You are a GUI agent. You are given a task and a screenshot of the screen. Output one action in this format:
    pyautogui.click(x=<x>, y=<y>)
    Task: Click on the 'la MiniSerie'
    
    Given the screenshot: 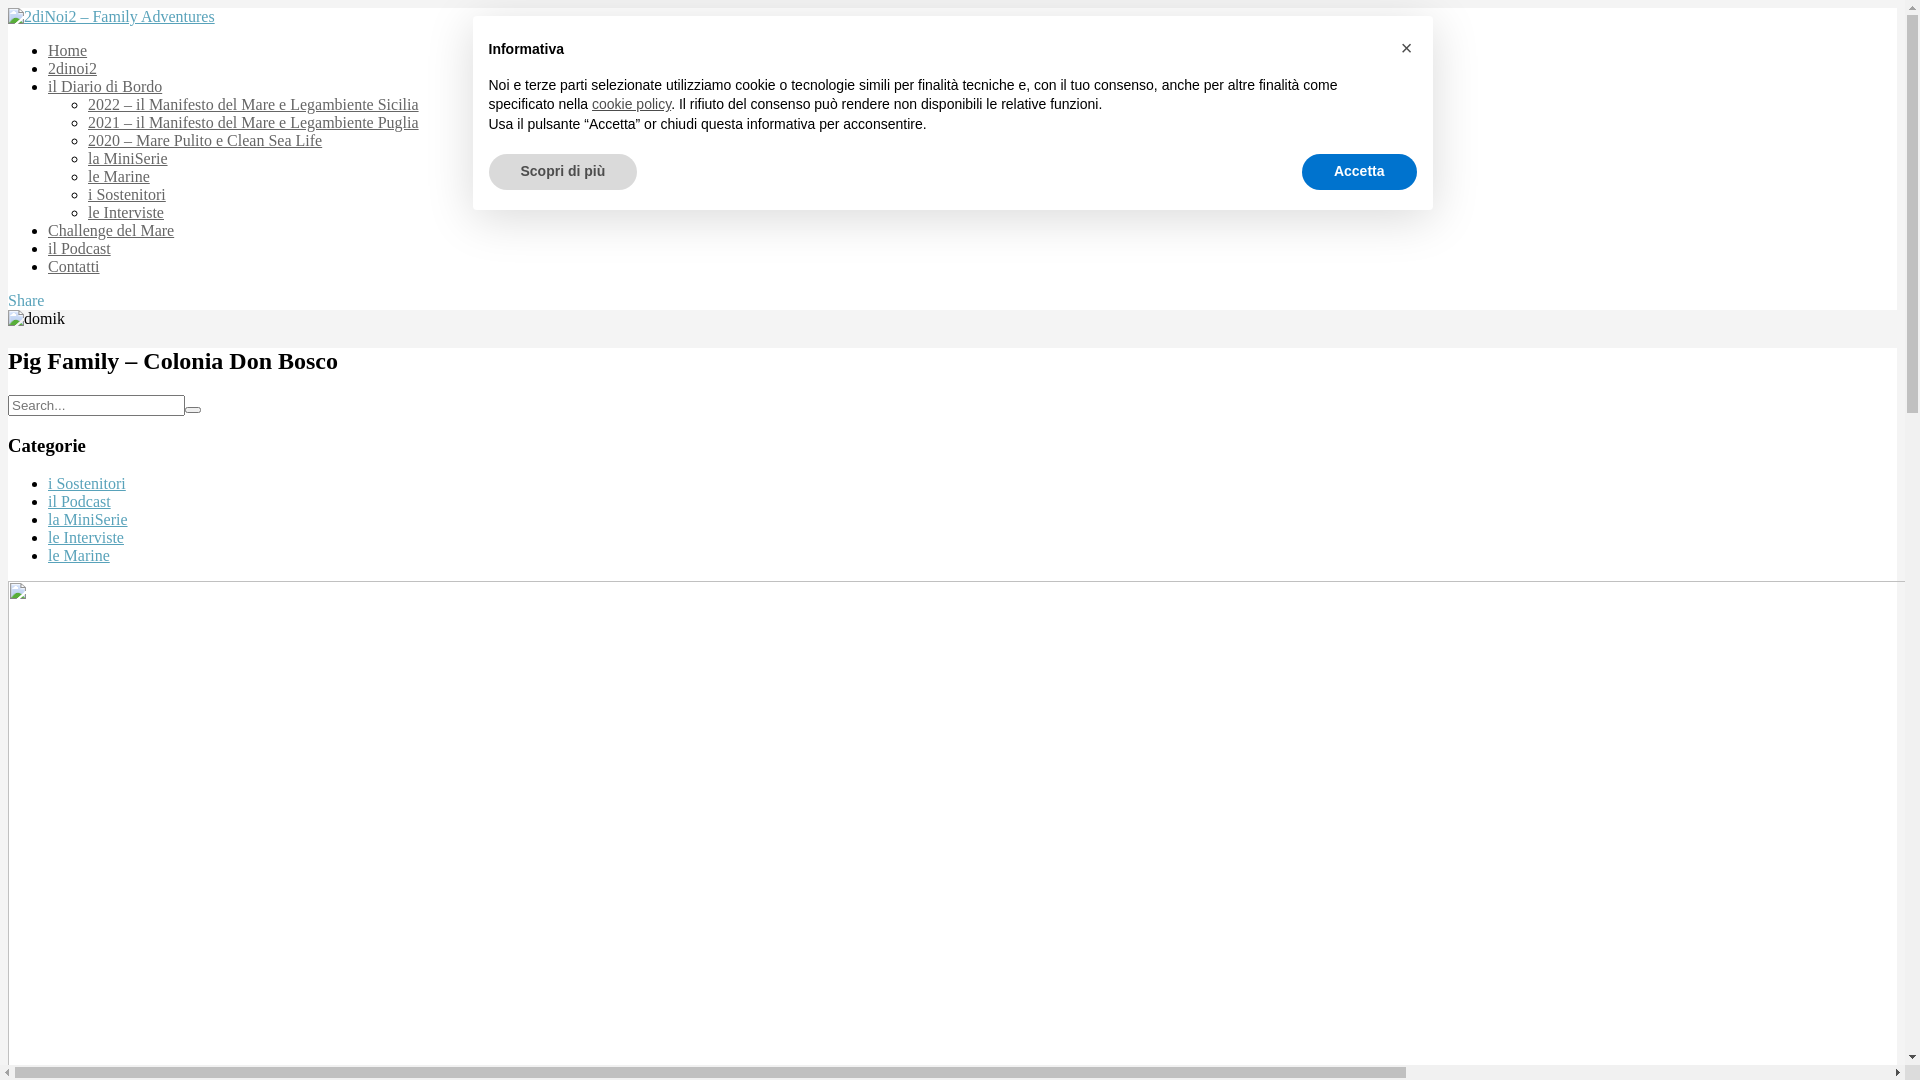 What is the action you would take?
    pyautogui.click(x=48, y=518)
    